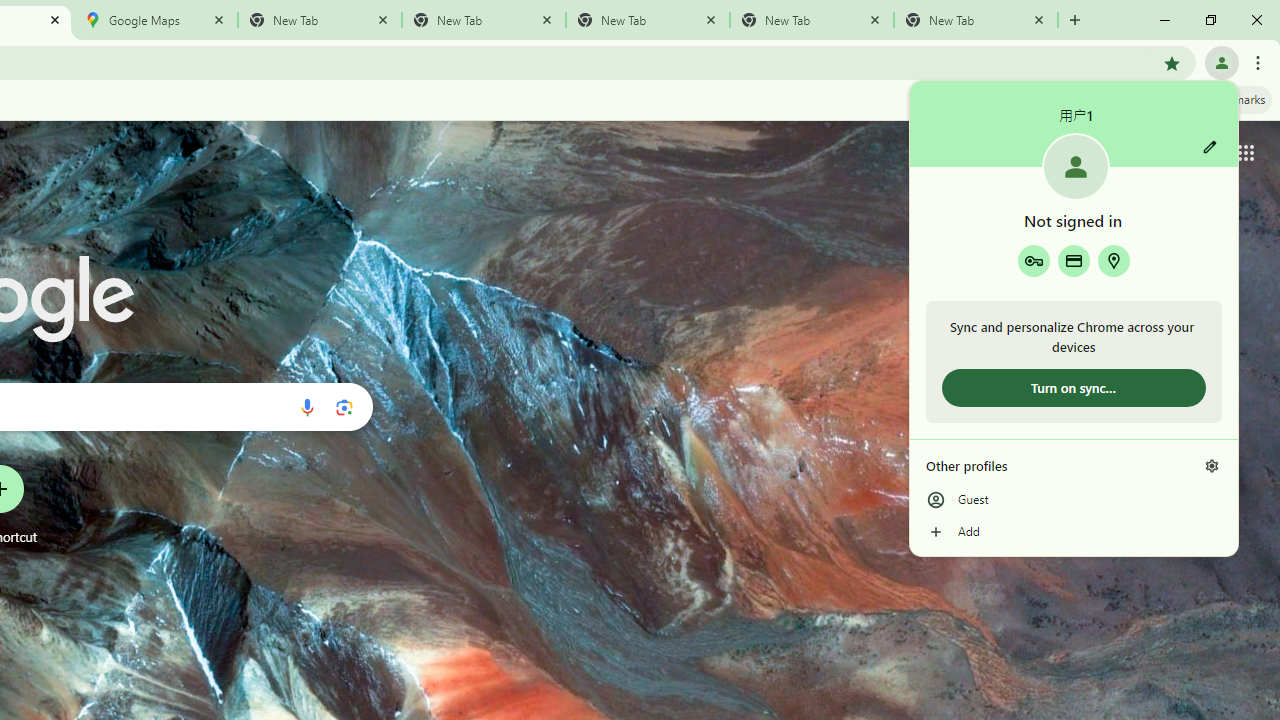  What do you see at coordinates (1073, 260) in the screenshot?
I see `'Payment methods'` at bounding box center [1073, 260].